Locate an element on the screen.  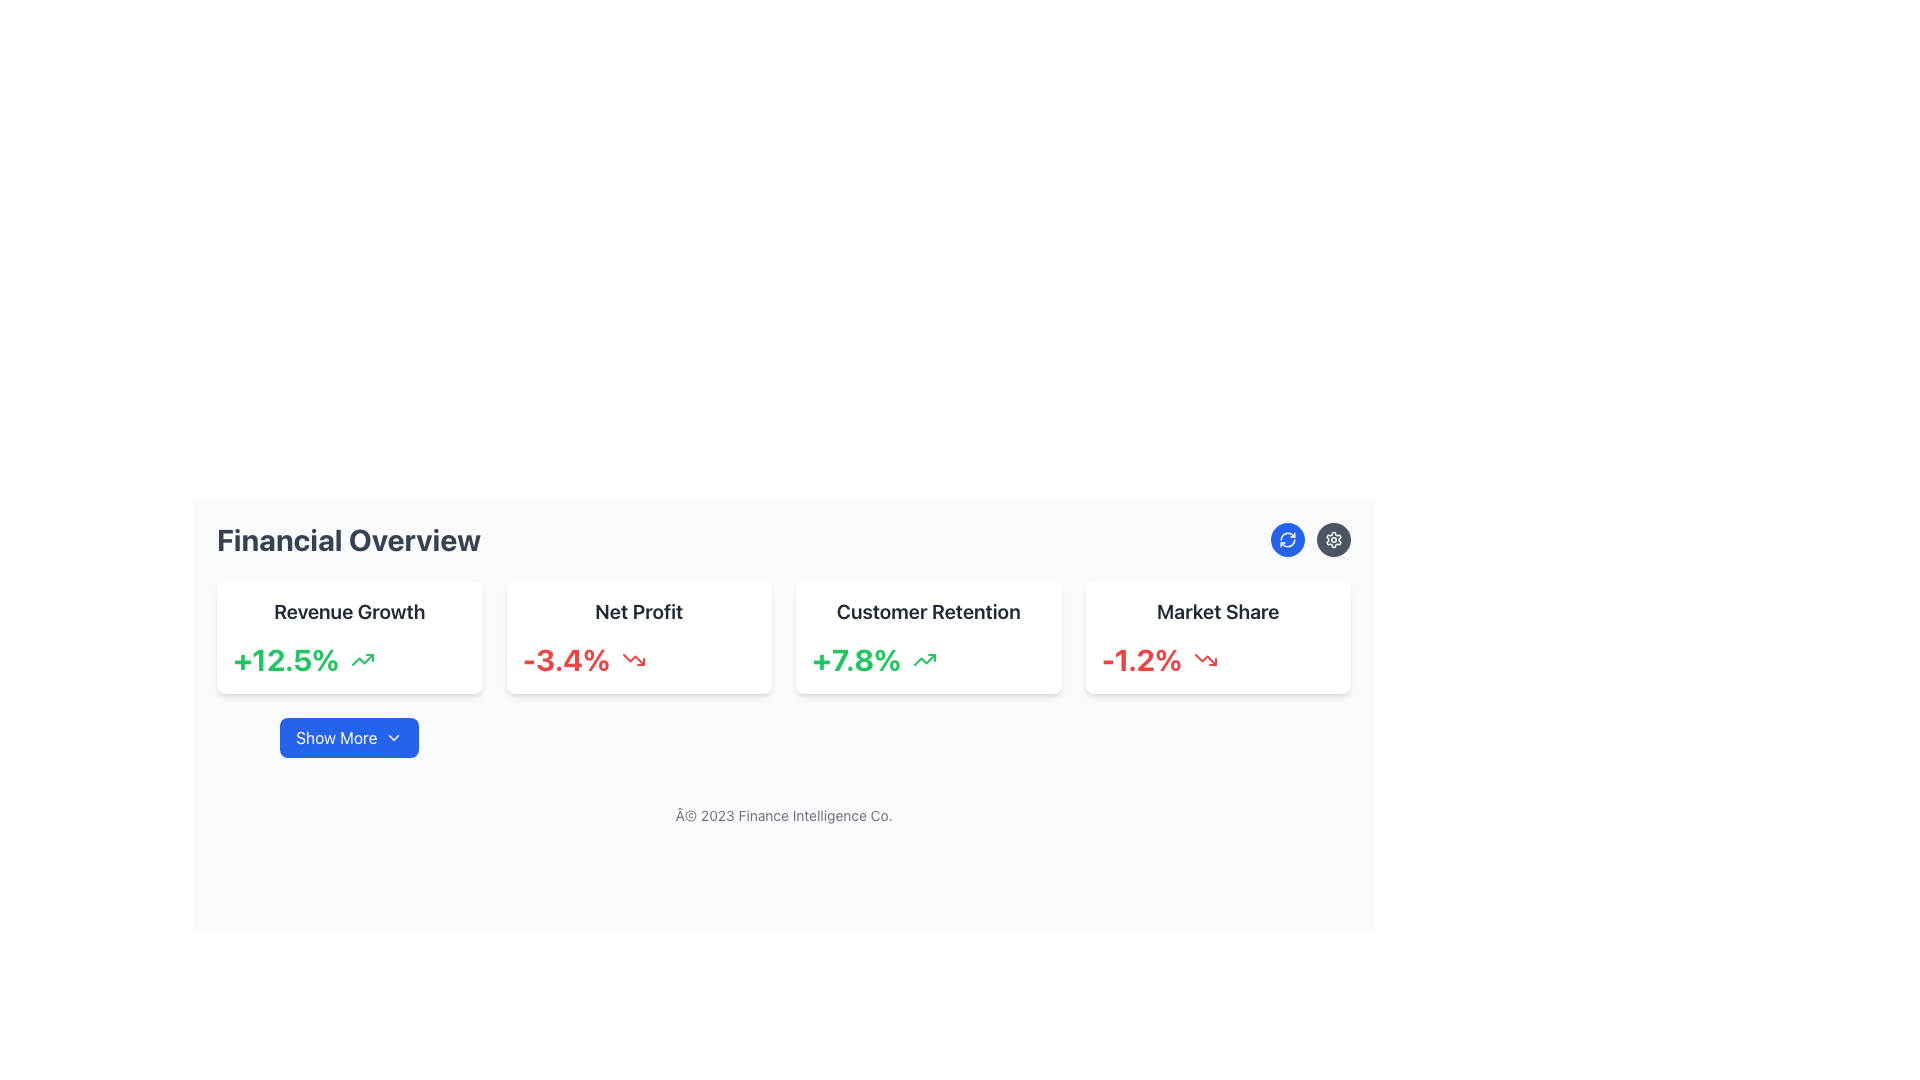
growth icon located to the right of the numeric value '7.8%' in the 'Customer Retention' section of the third card in the Financial Overview panel to understand its design and implications is located at coordinates (924, 659).